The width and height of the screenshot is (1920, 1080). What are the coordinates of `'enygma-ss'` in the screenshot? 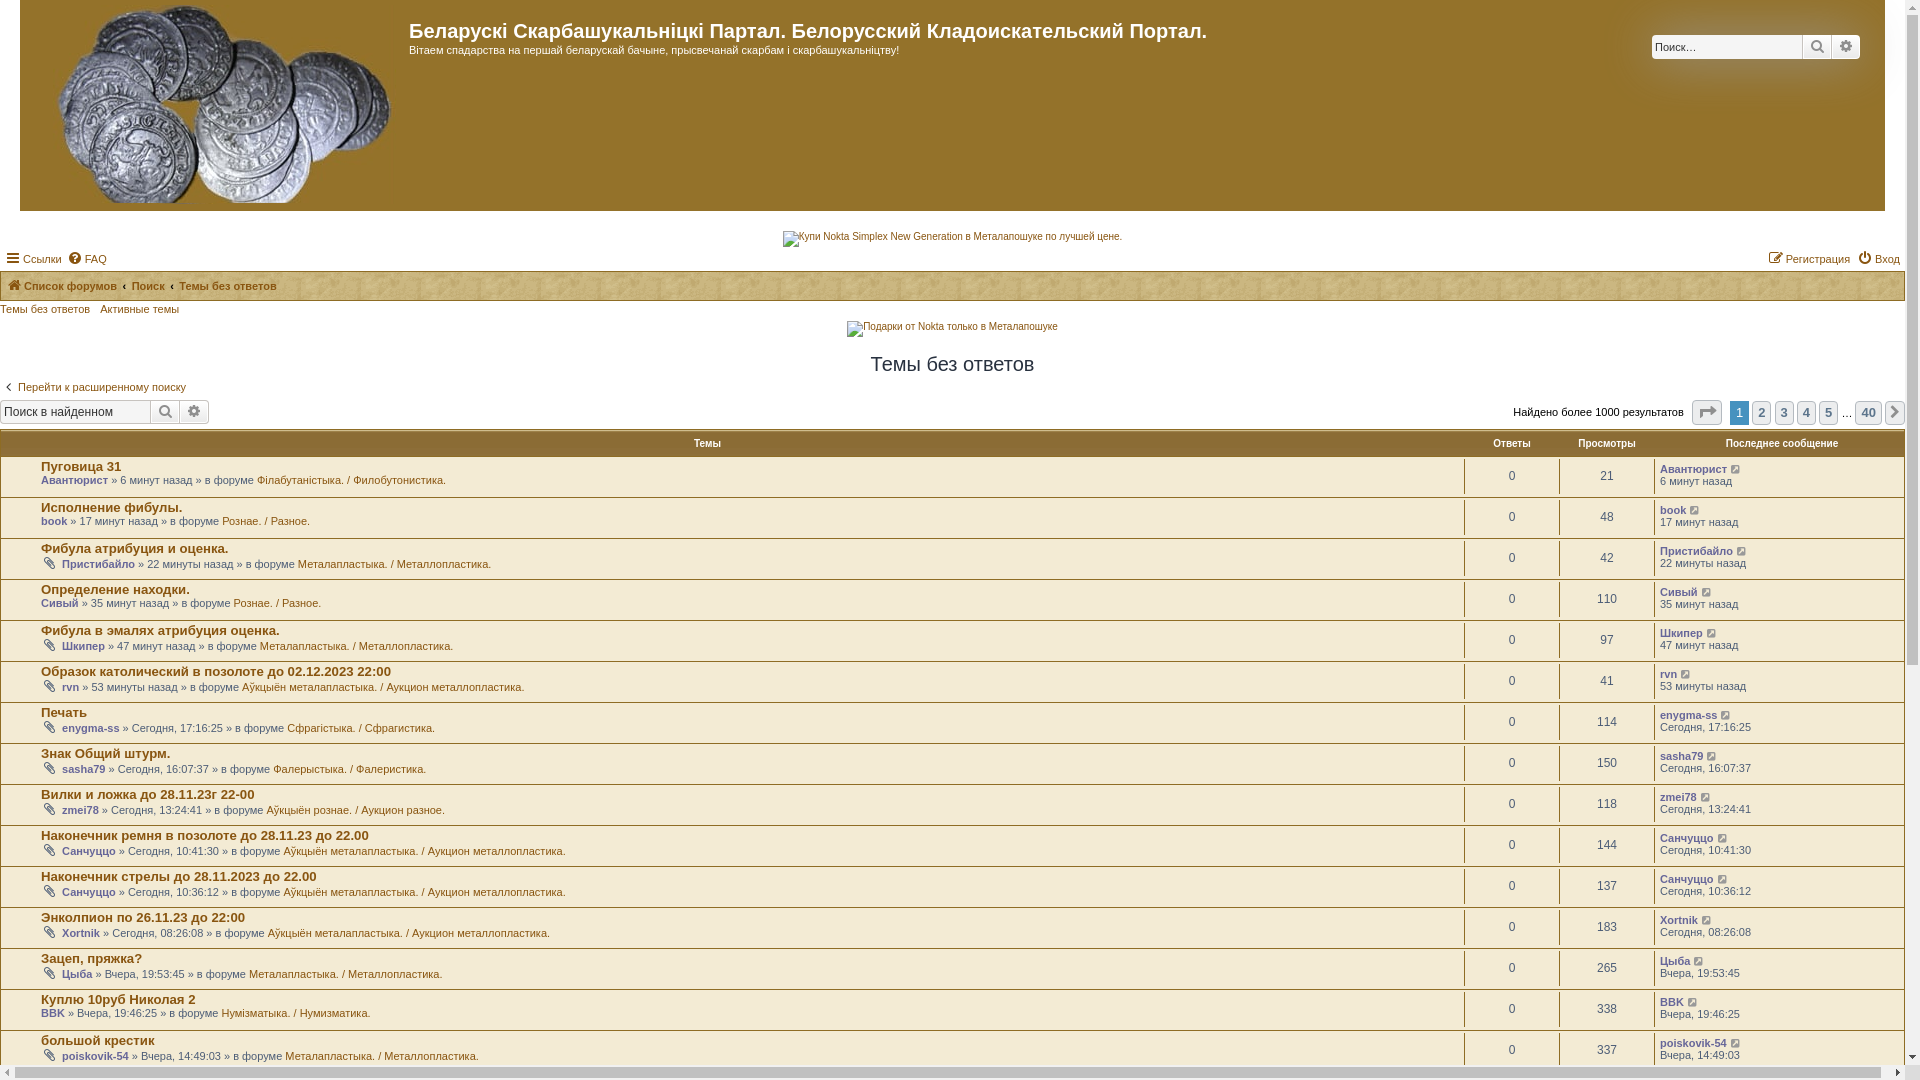 It's located at (1660, 713).